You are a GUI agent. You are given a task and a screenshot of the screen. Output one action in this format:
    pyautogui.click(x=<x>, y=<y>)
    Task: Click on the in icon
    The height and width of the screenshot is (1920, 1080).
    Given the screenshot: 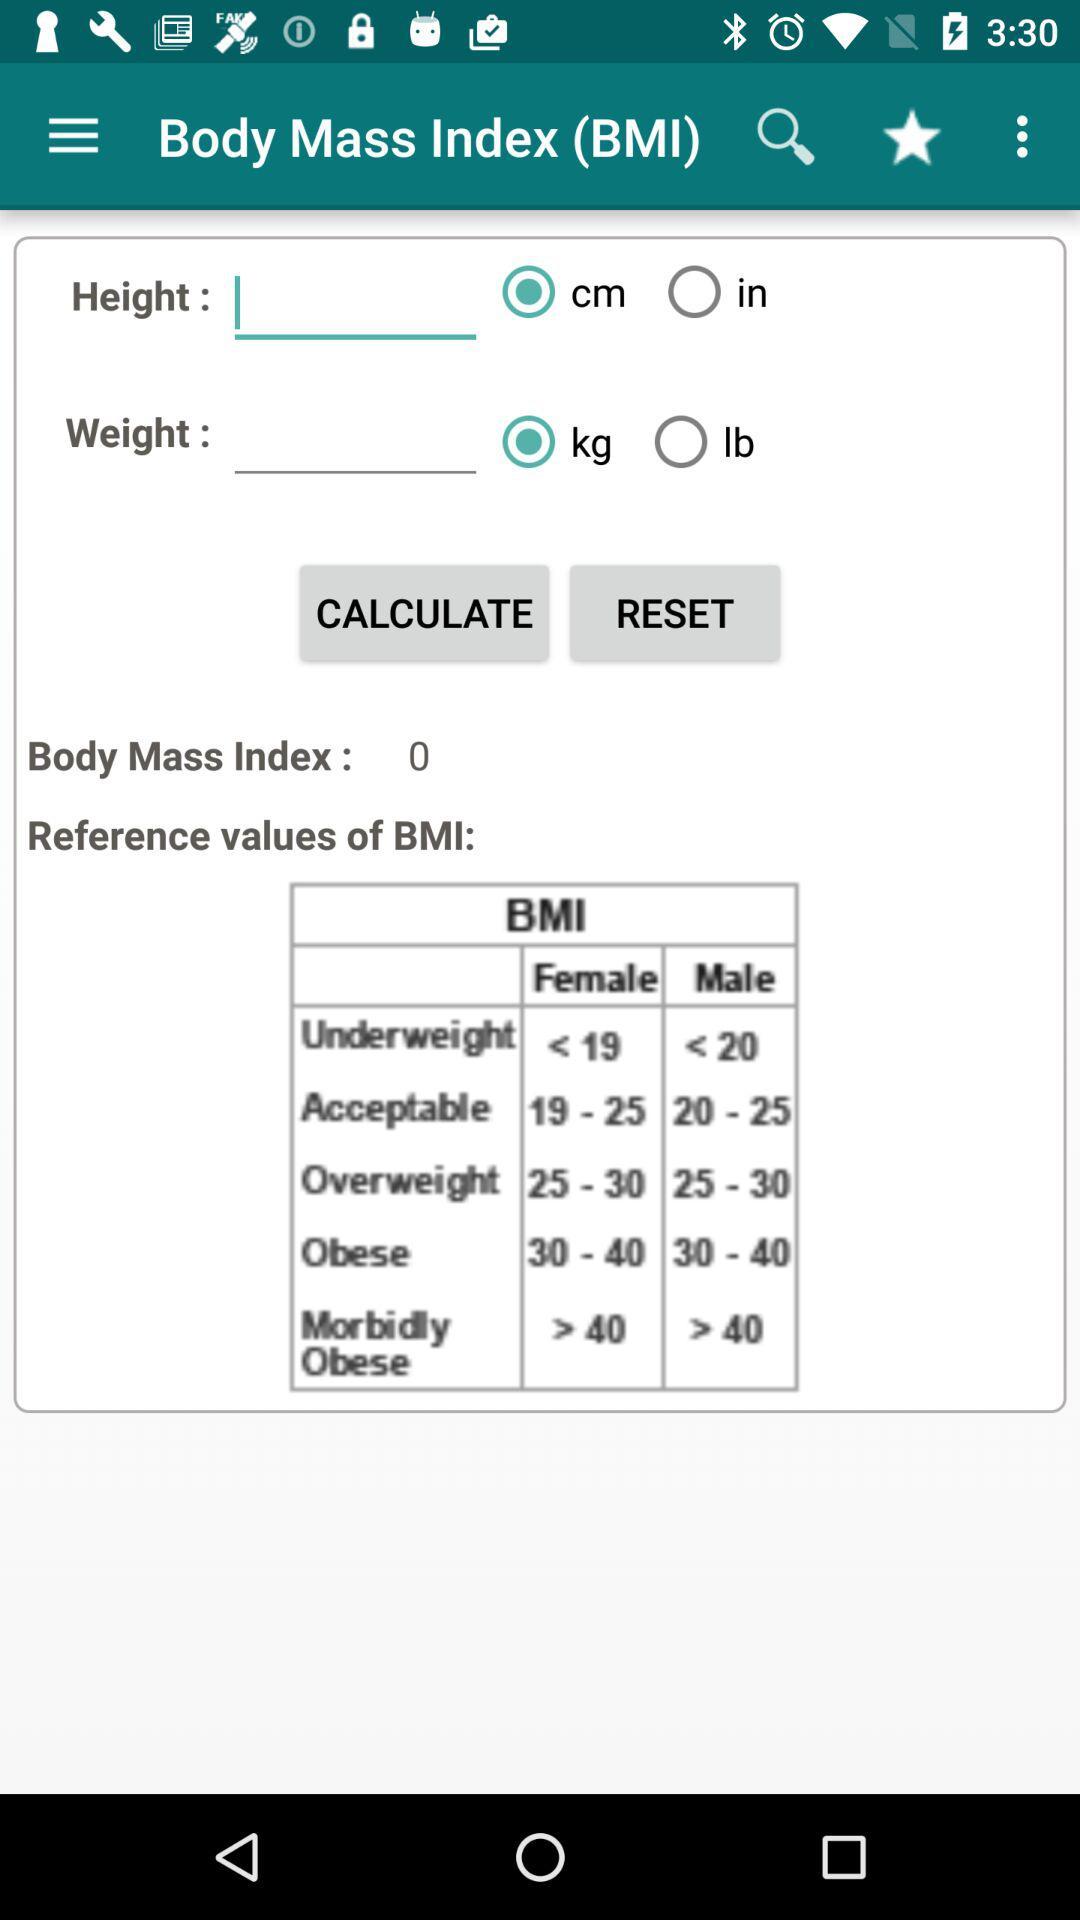 What is the action you would take?
    pyautogui.click(x=709, y=290)
    